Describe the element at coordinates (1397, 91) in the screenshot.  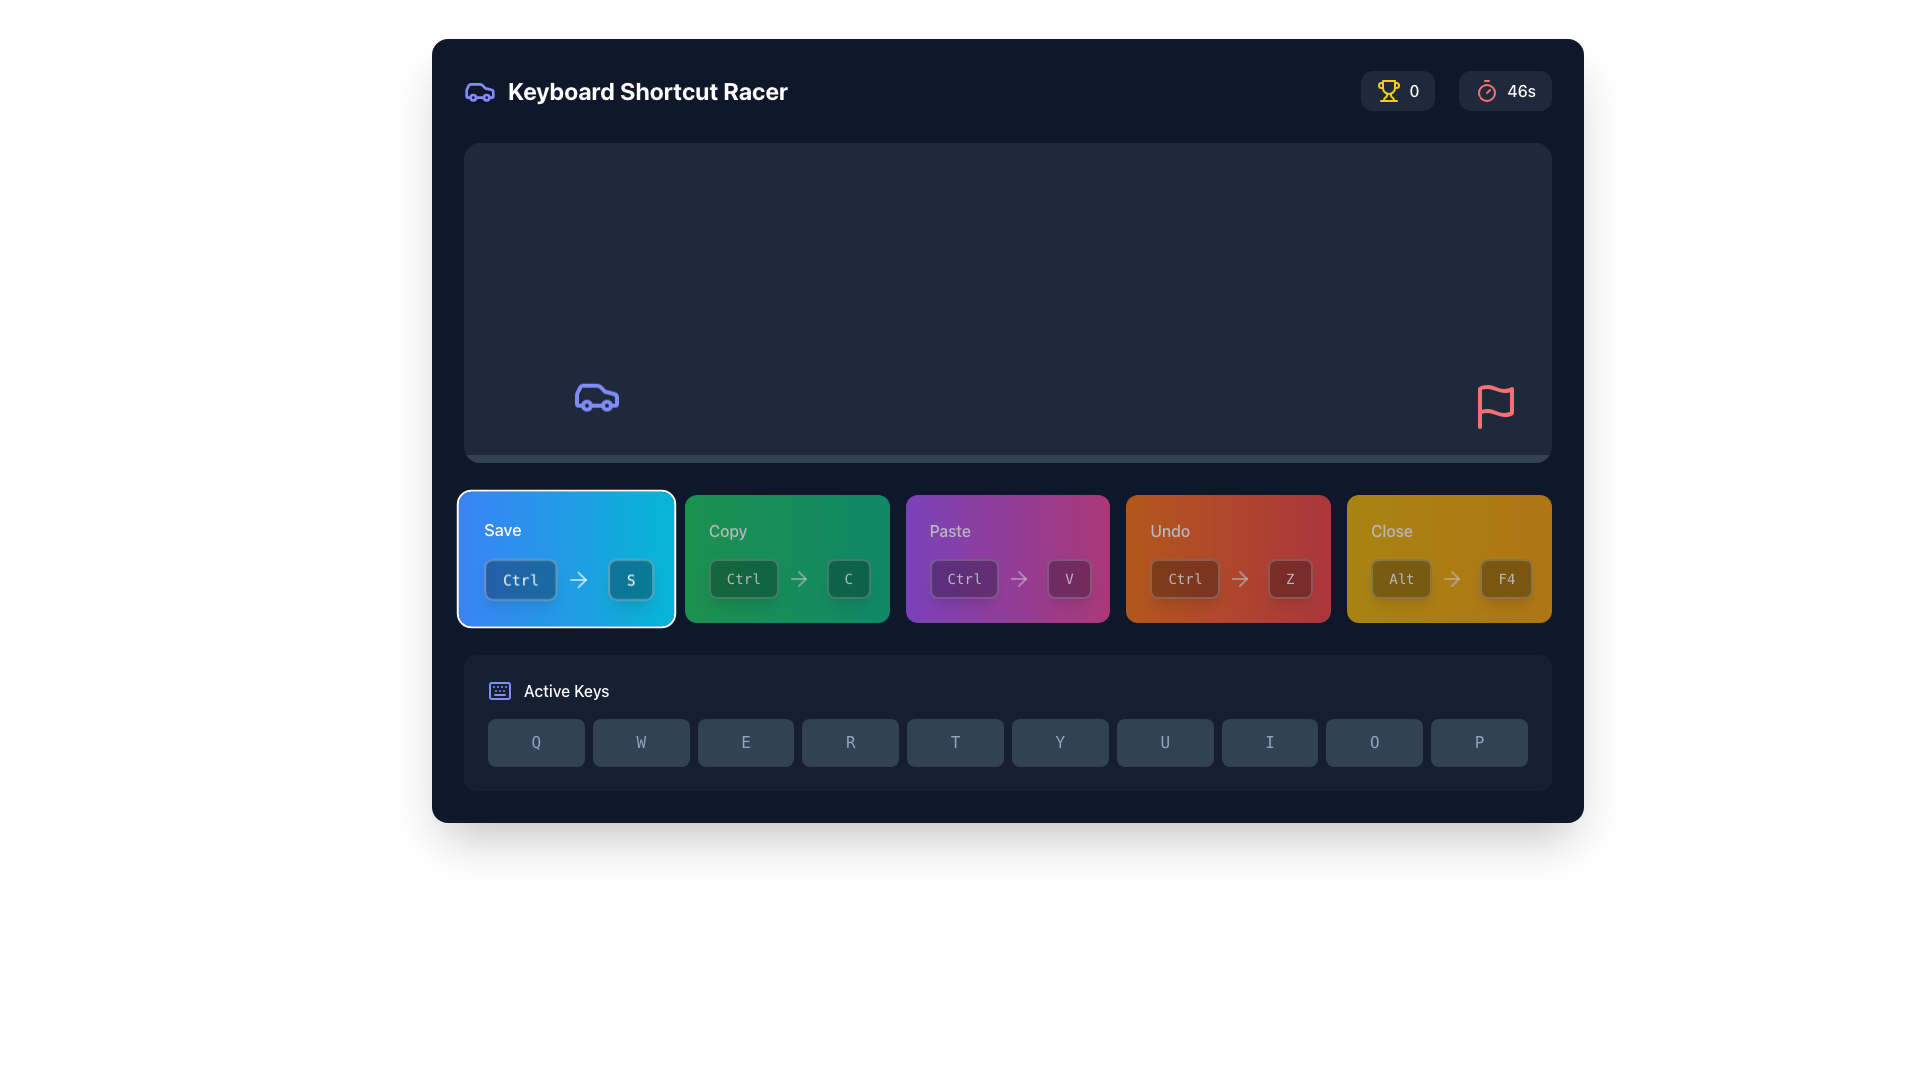
I see `the score or achievement counter element located at the top right corner of the interface, which consists of an icon and a text label` at that location.